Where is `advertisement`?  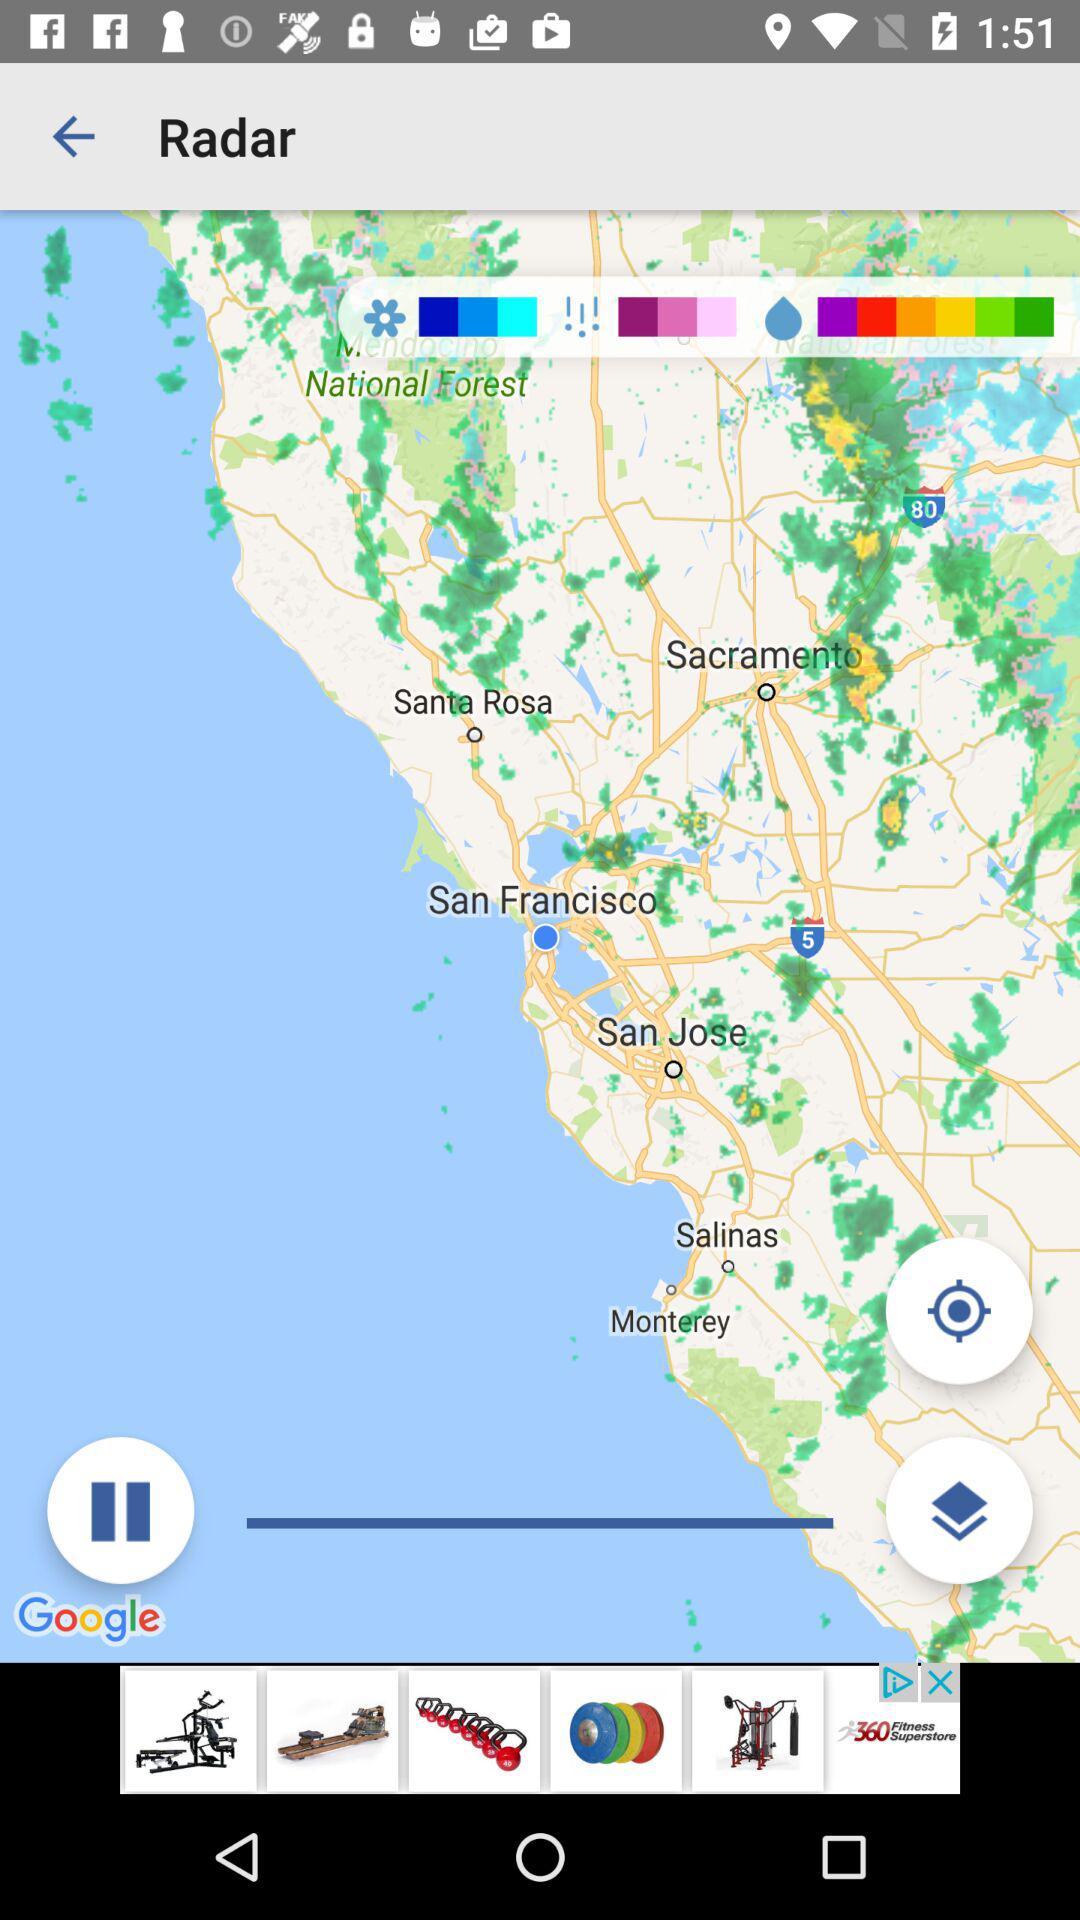
advertisement is located at coordinates (540, 1727).